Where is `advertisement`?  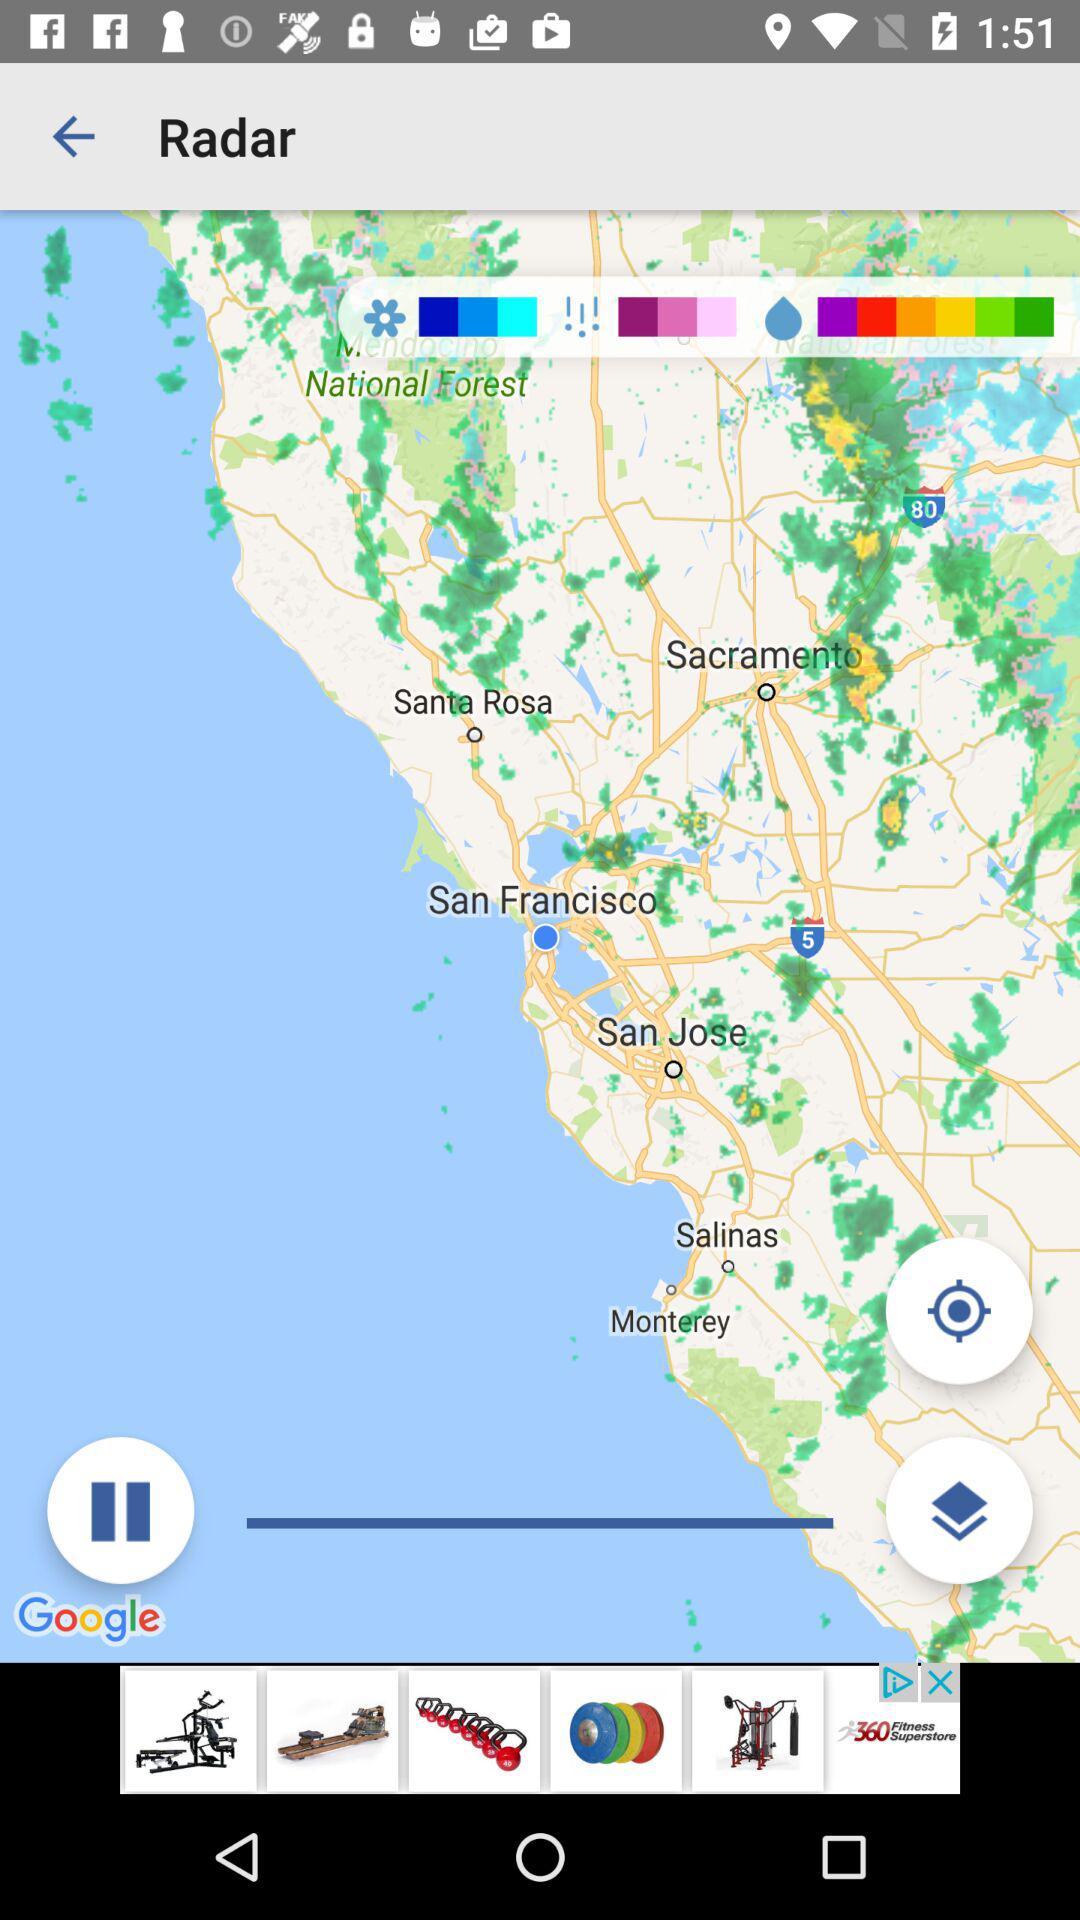
advertisement is located at coordinates (540, 1727).